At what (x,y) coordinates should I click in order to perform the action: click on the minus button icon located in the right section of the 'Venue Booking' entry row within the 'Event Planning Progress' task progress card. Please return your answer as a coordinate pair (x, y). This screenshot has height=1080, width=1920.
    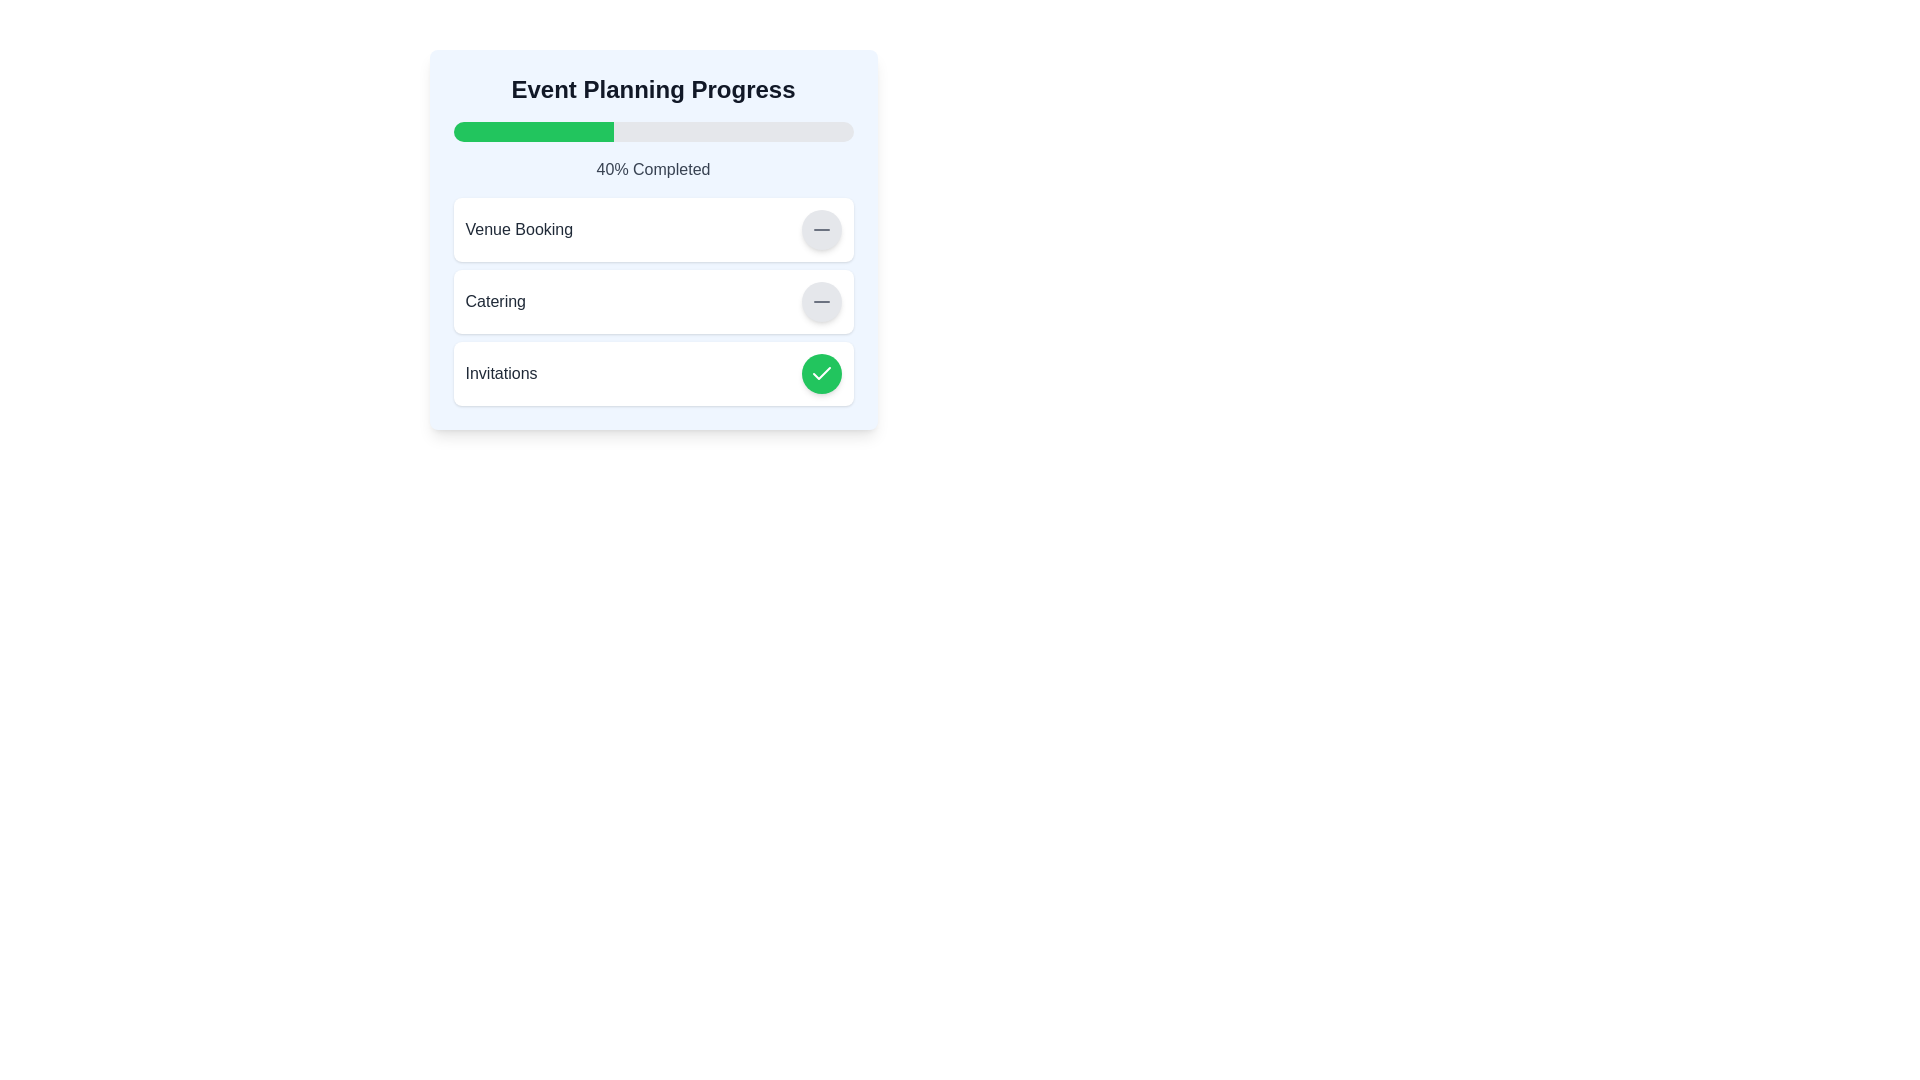
    Looking at the image, I should click on (821, 301).